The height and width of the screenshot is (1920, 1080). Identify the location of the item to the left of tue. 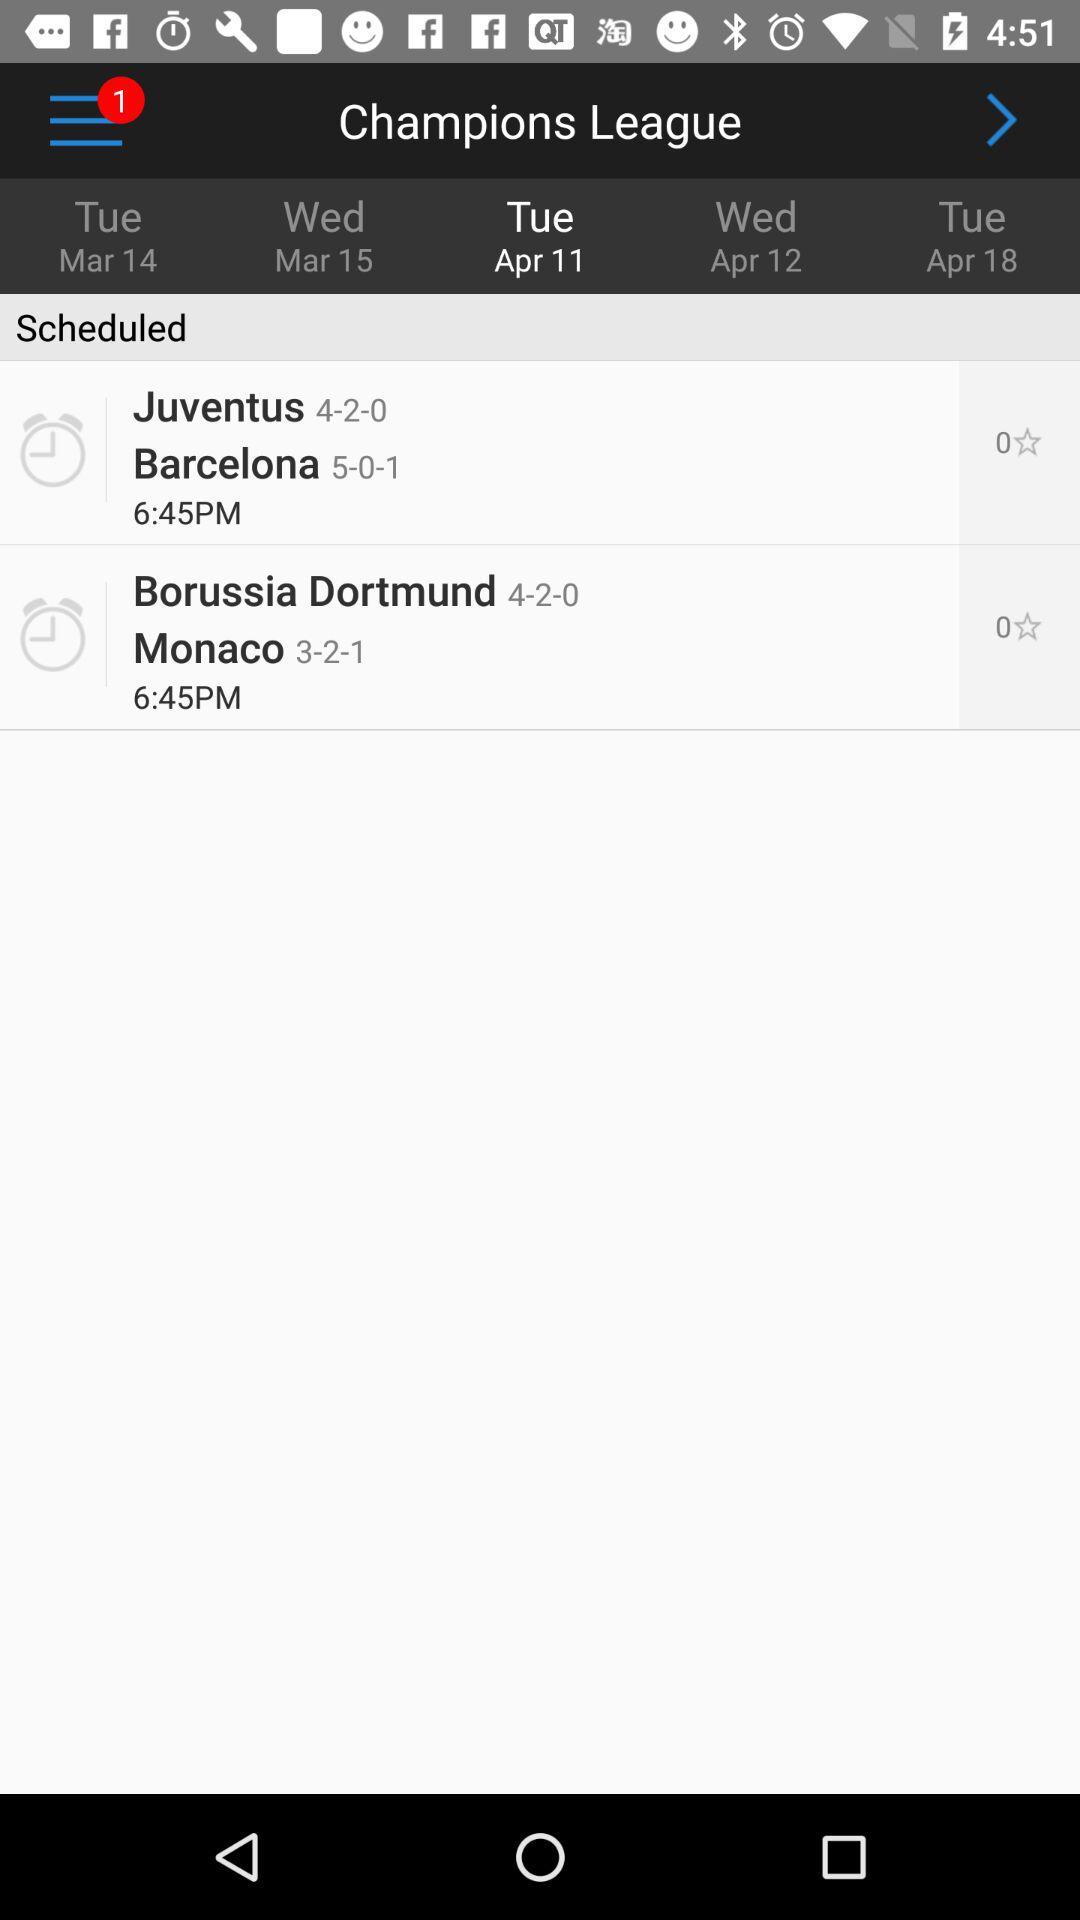
(756, 233).